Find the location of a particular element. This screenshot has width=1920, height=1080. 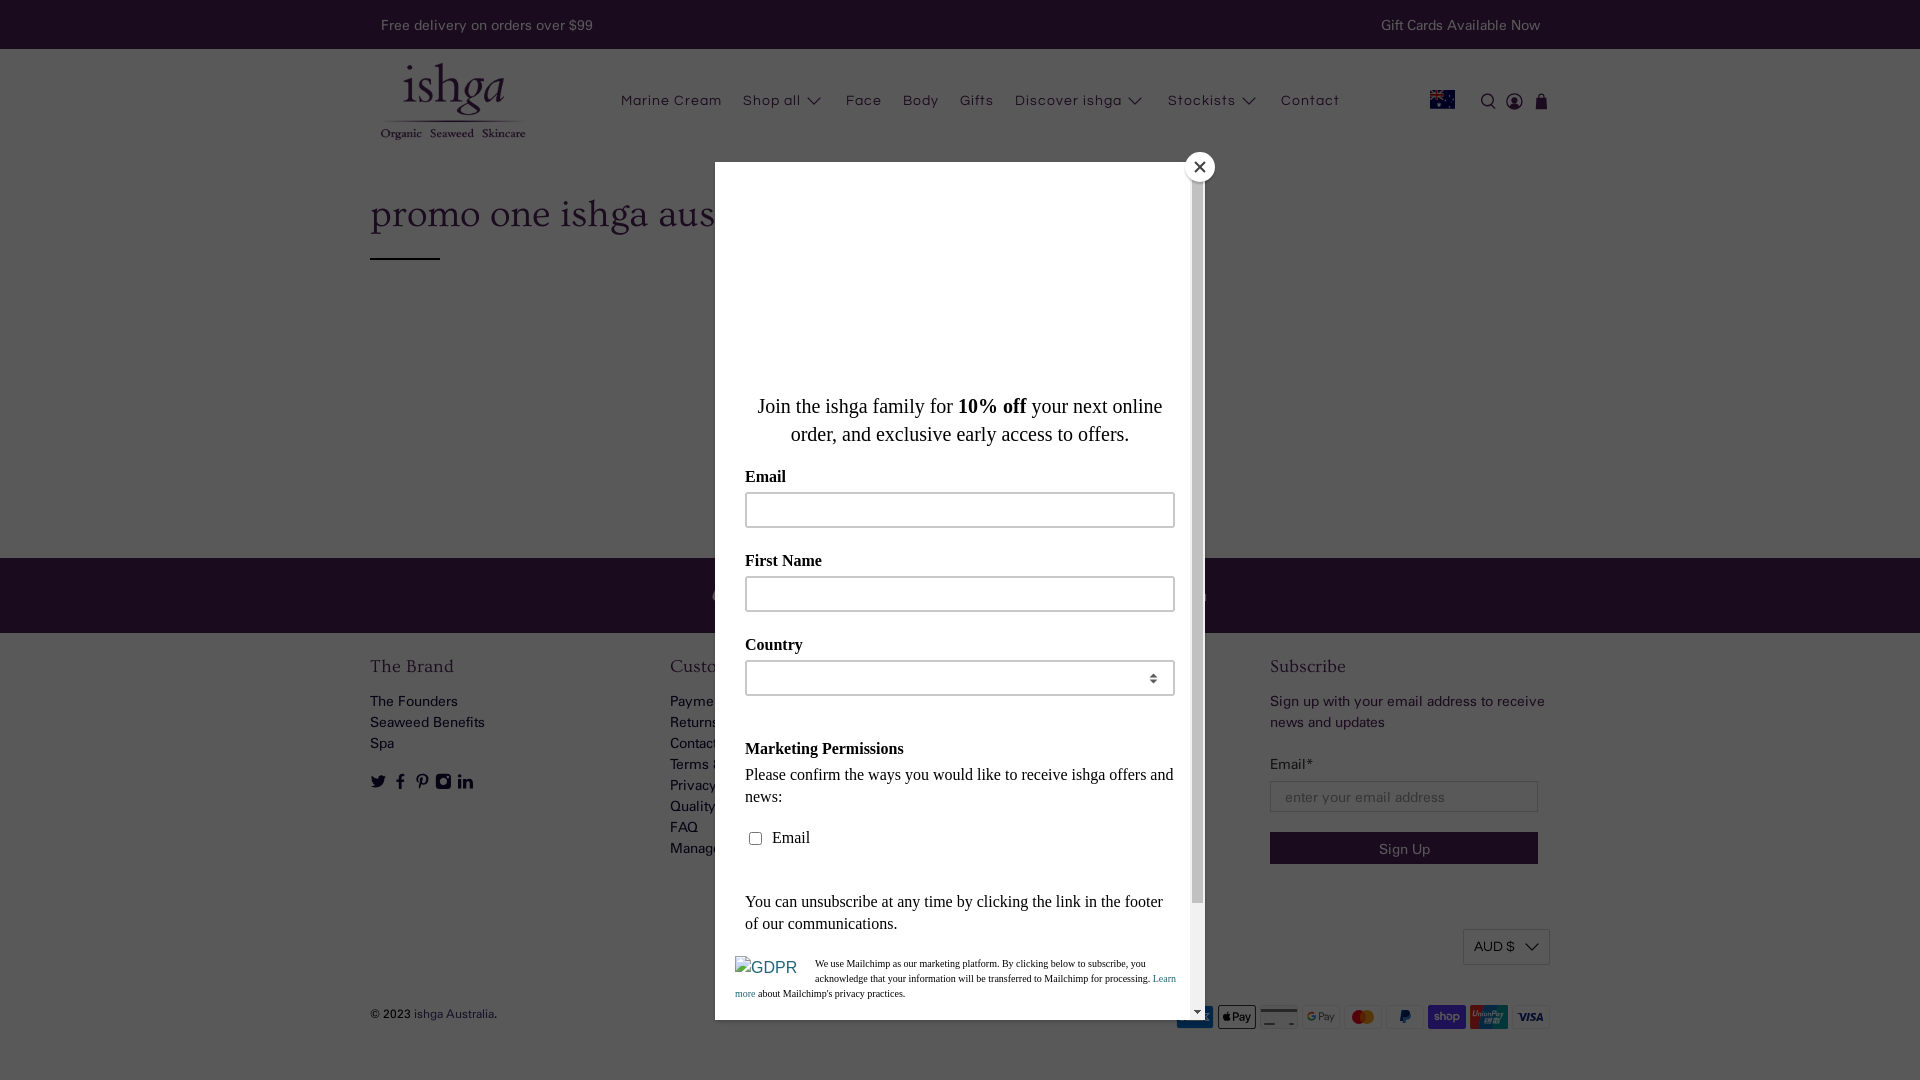

'Stockists' is located at coordinates (1213, 101).